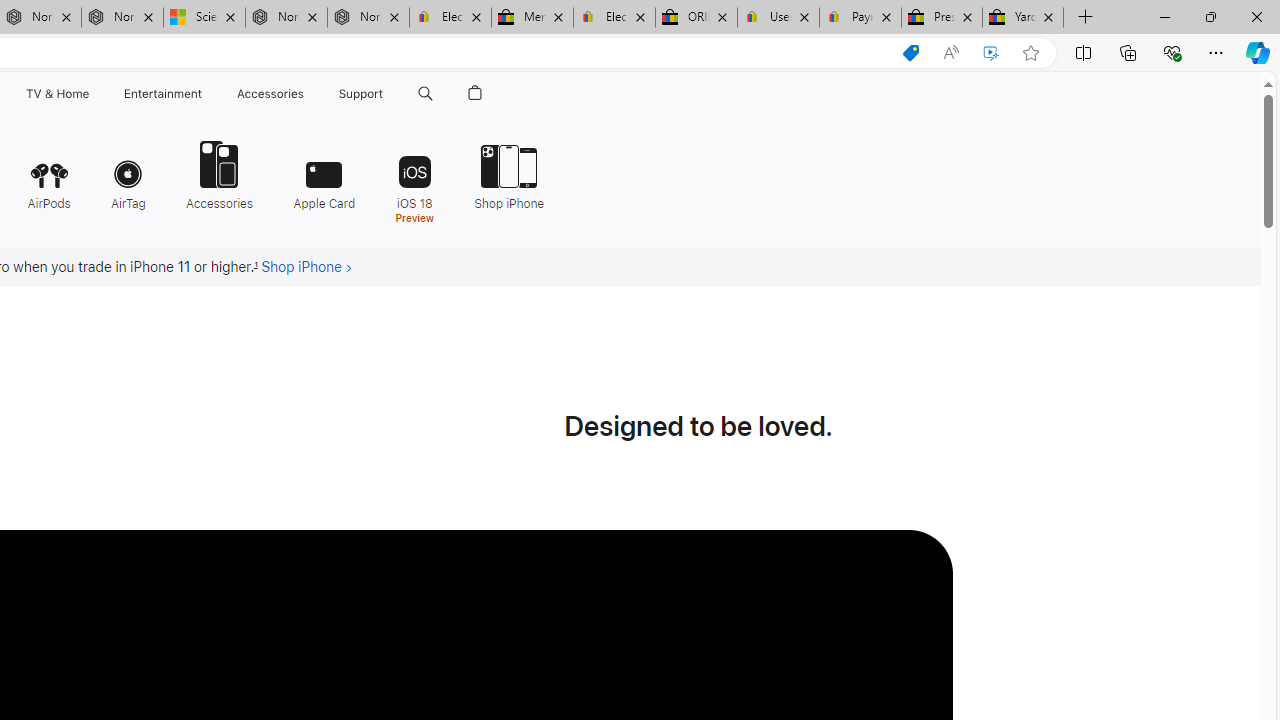 The width and height of the screenshot is (1280, 720). What do you see at coordinates (424, 93) in the screenshot?
I see `'Search apple.com'` at bounding box center [424, 93].